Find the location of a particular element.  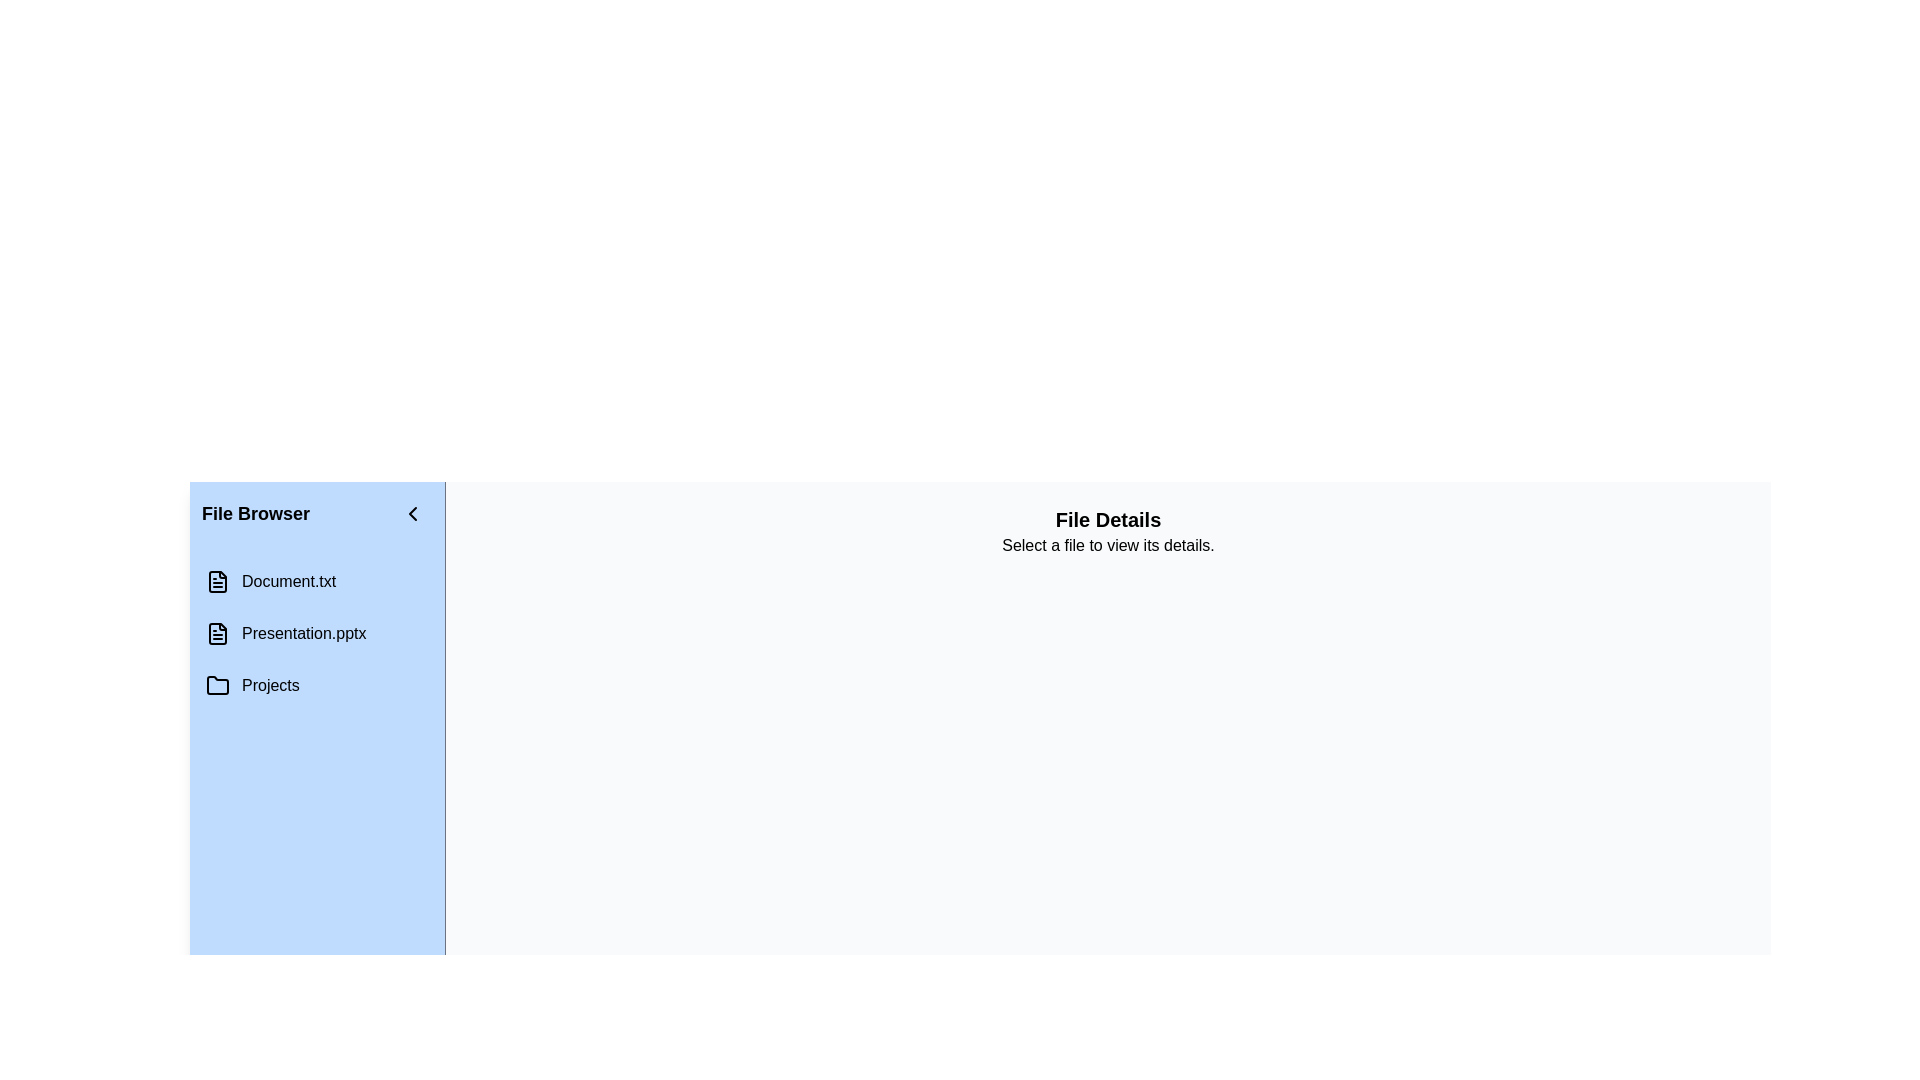

the folder icon representing the 'Projects' directory in the file navigation panel is located at coordinates (217, 685).